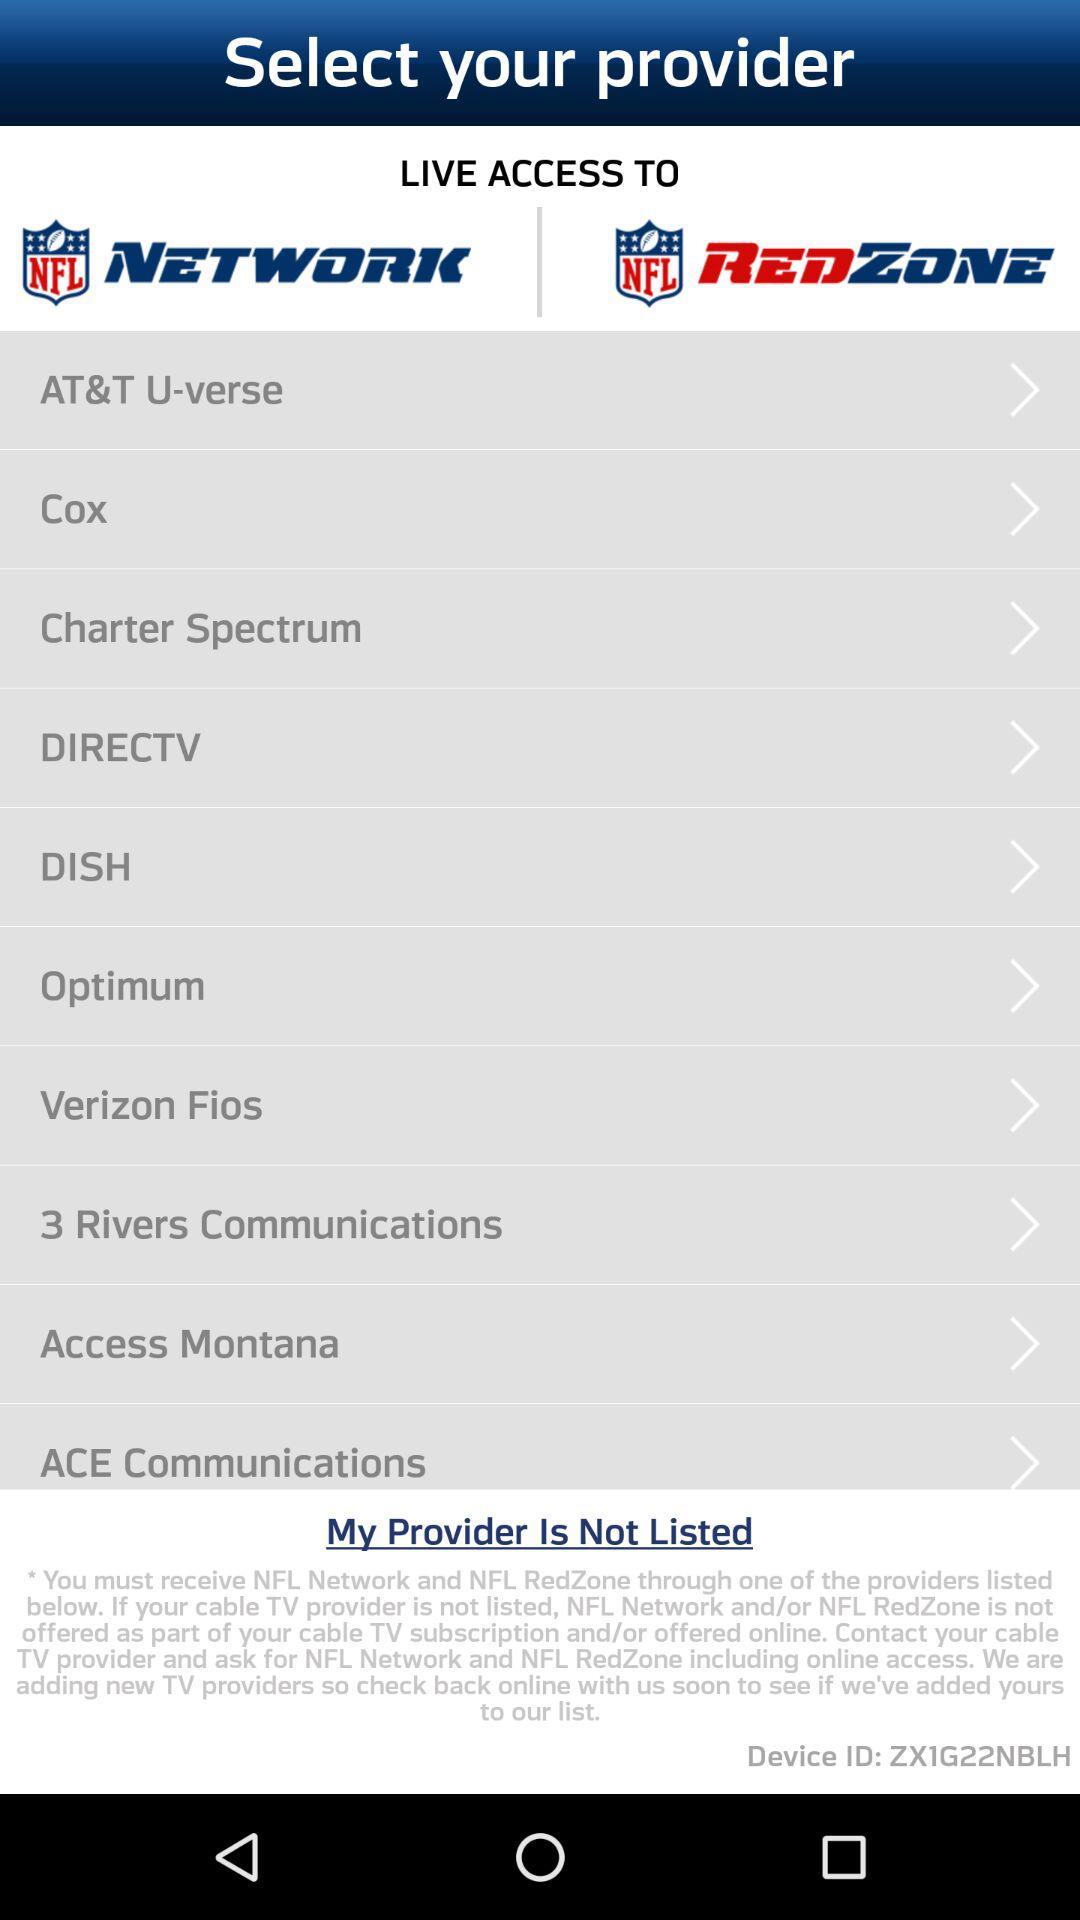 The image size is (1080, 1920). What do you see at coordinates (559, 1343) in the screenshot?
I see `the access montana` at bounding box center [559, 1343].